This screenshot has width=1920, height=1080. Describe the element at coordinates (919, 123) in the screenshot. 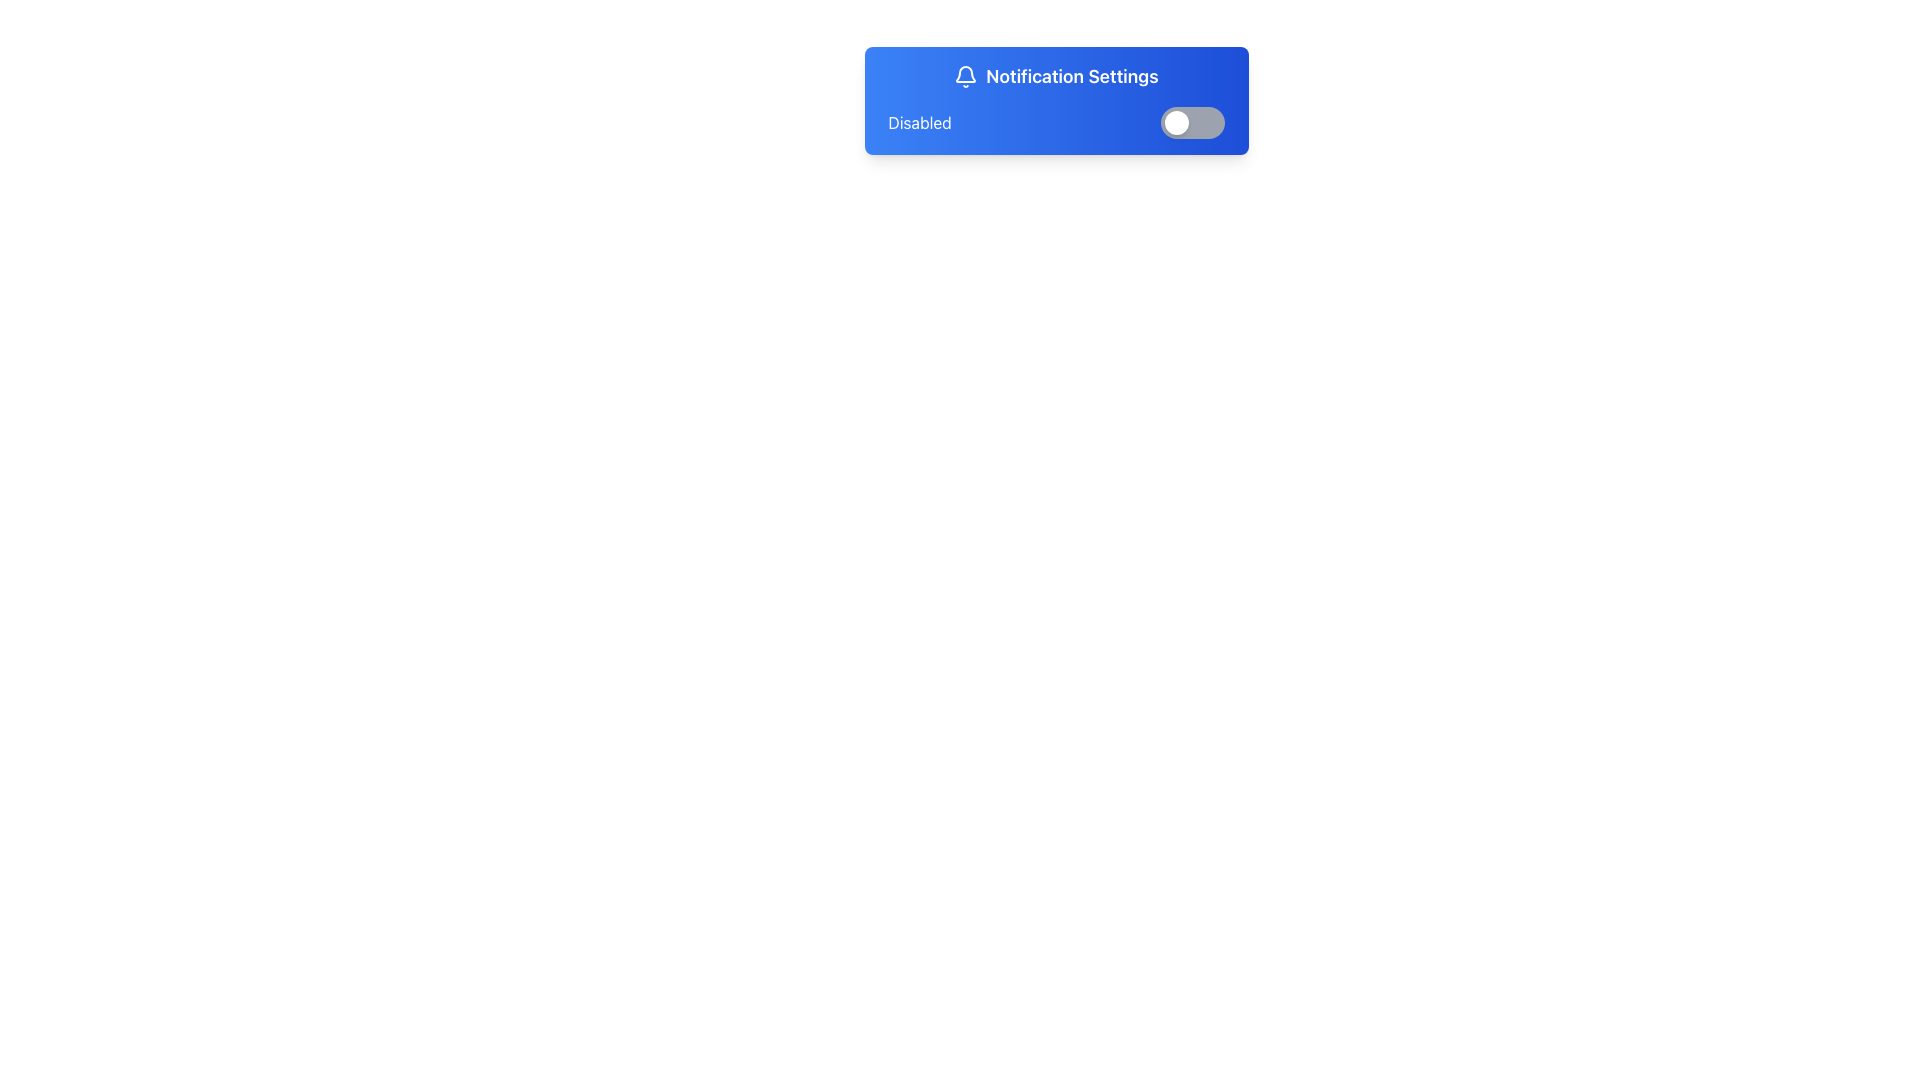

I see `the text label displaying 'Disabled' in white font on a blue background, which is positioned to the left of a toggle switch component` at that location.